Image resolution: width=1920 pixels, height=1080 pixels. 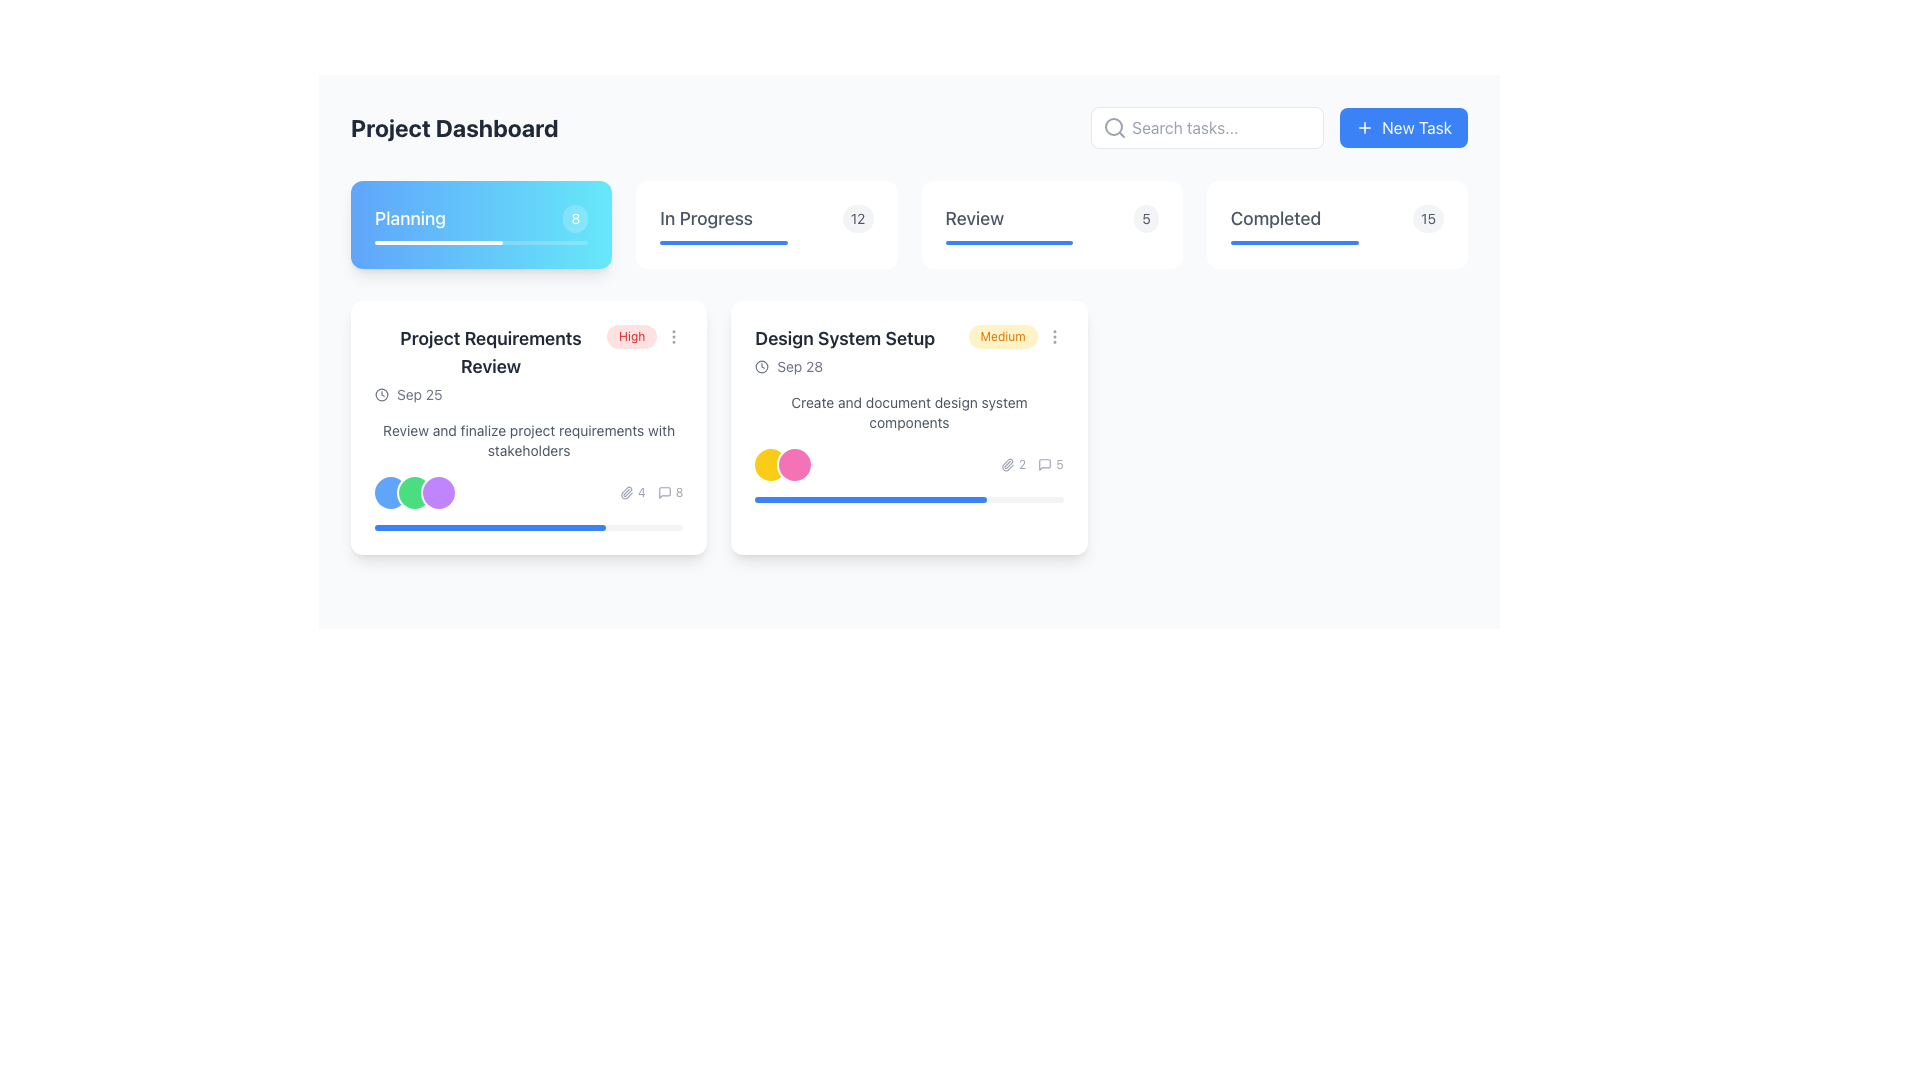 What do you see at coordinates (529, 439) in the screenshot?
I see `the static text description that reads 'Review and finalize project requirements with stakeholders', which is styled in small gray font and positioned below the title 'Project Requirements Review'` at bounding box center [529, 439].